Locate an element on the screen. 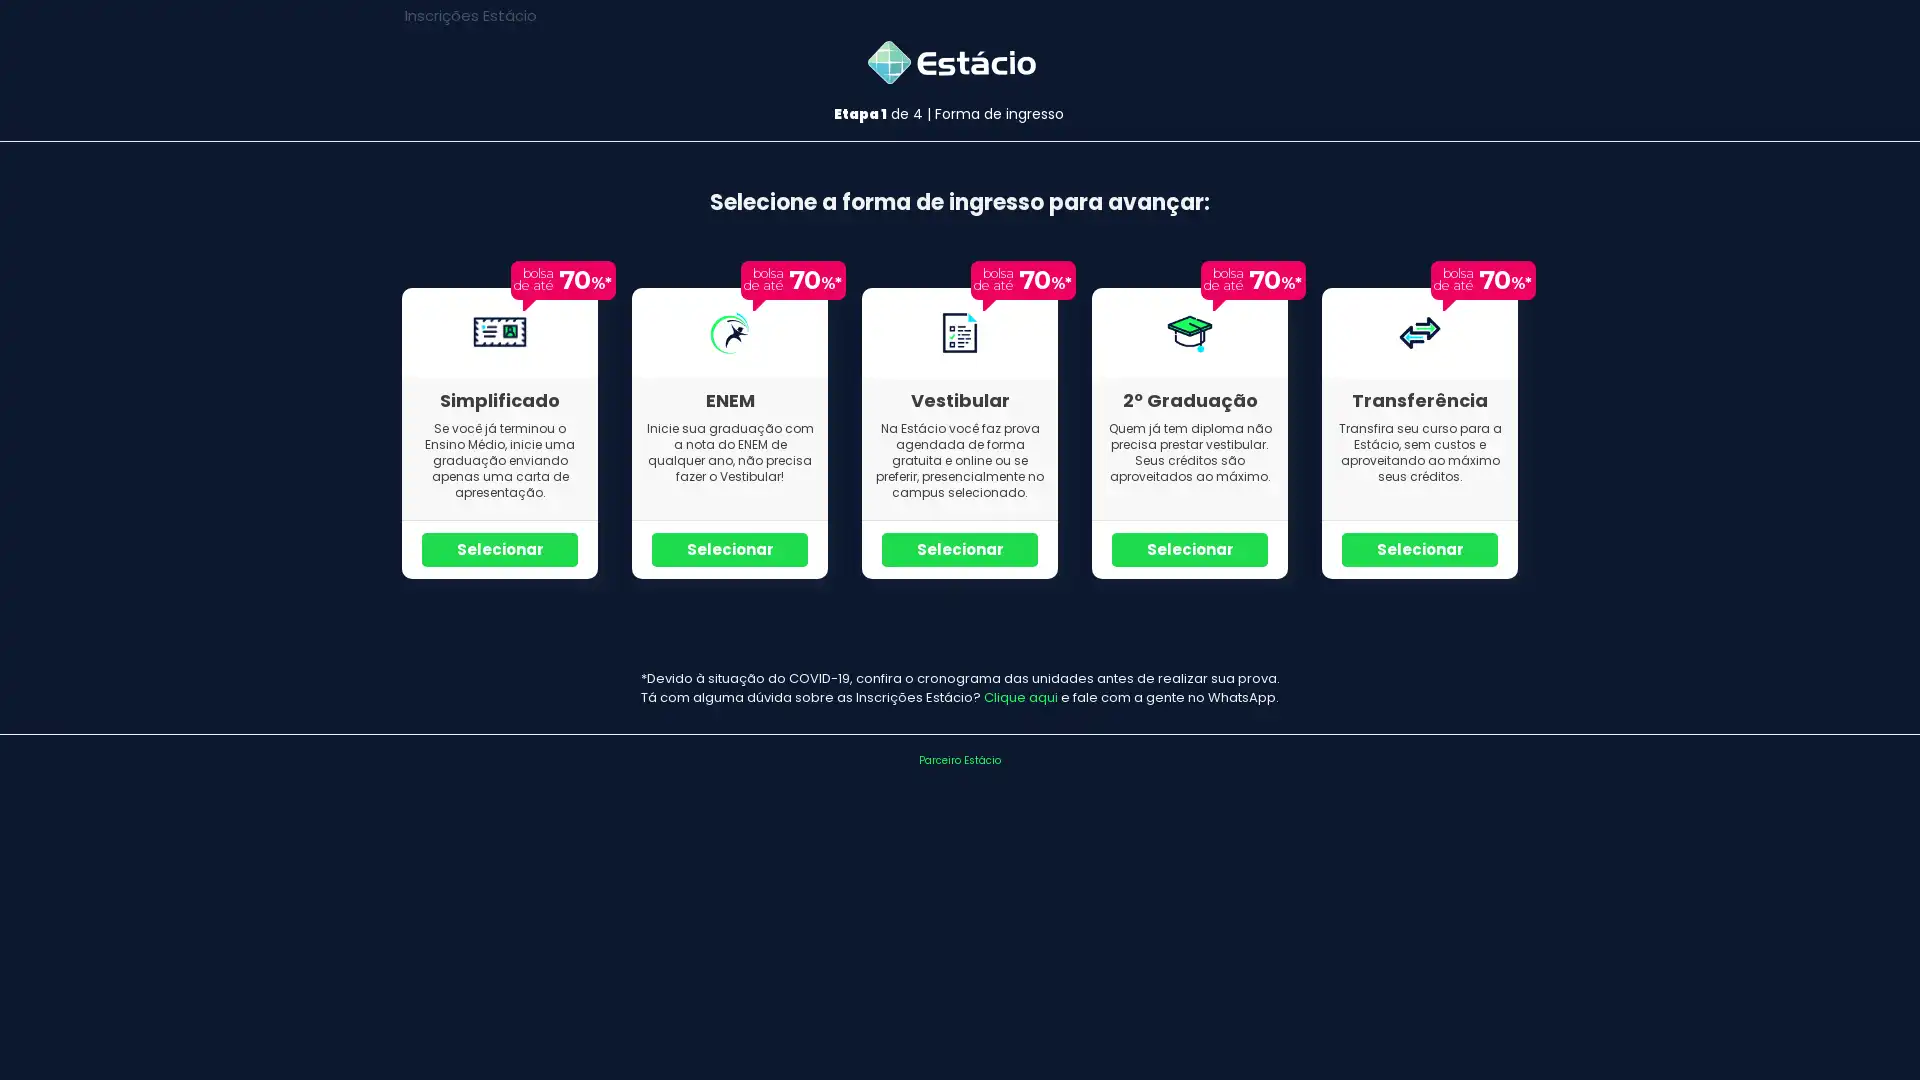 Image resolution: width=1920 pixels, height=1080 pixels. Selecionar is located at coordinates (1190, 548).